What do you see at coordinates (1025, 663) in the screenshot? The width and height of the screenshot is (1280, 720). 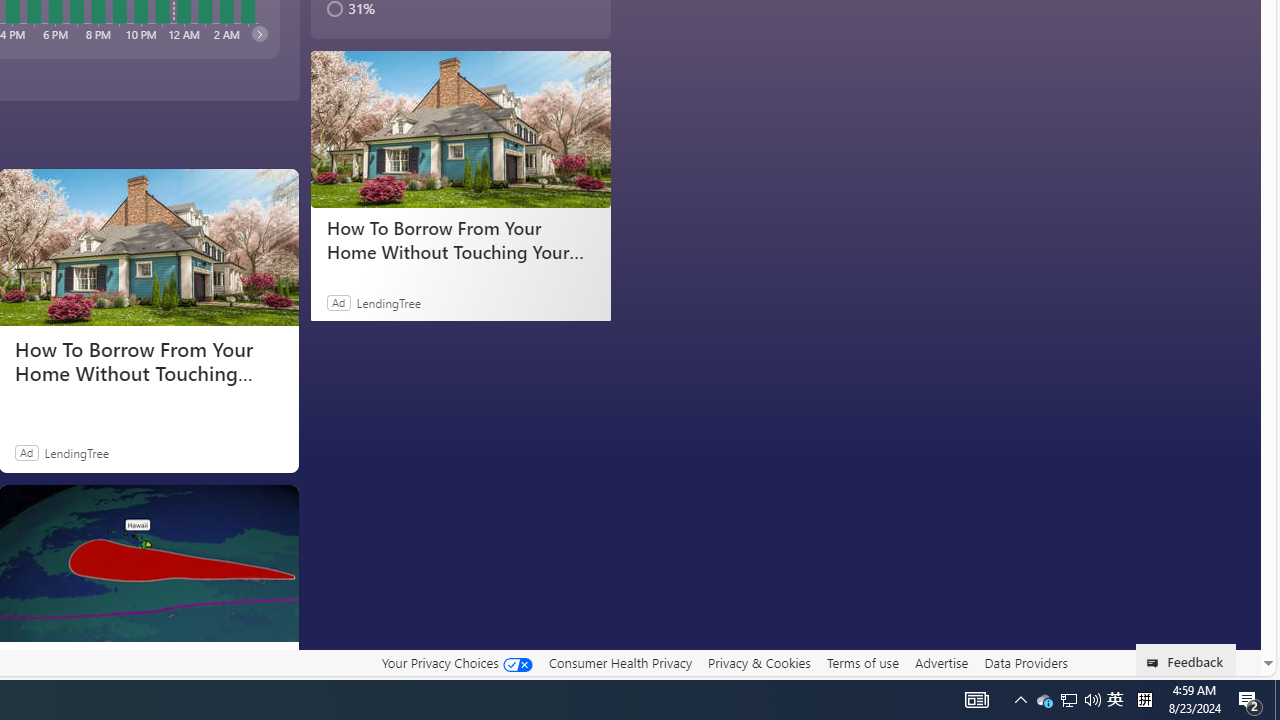 I see `'Data Providers'` at bounding box center [1025, 663].